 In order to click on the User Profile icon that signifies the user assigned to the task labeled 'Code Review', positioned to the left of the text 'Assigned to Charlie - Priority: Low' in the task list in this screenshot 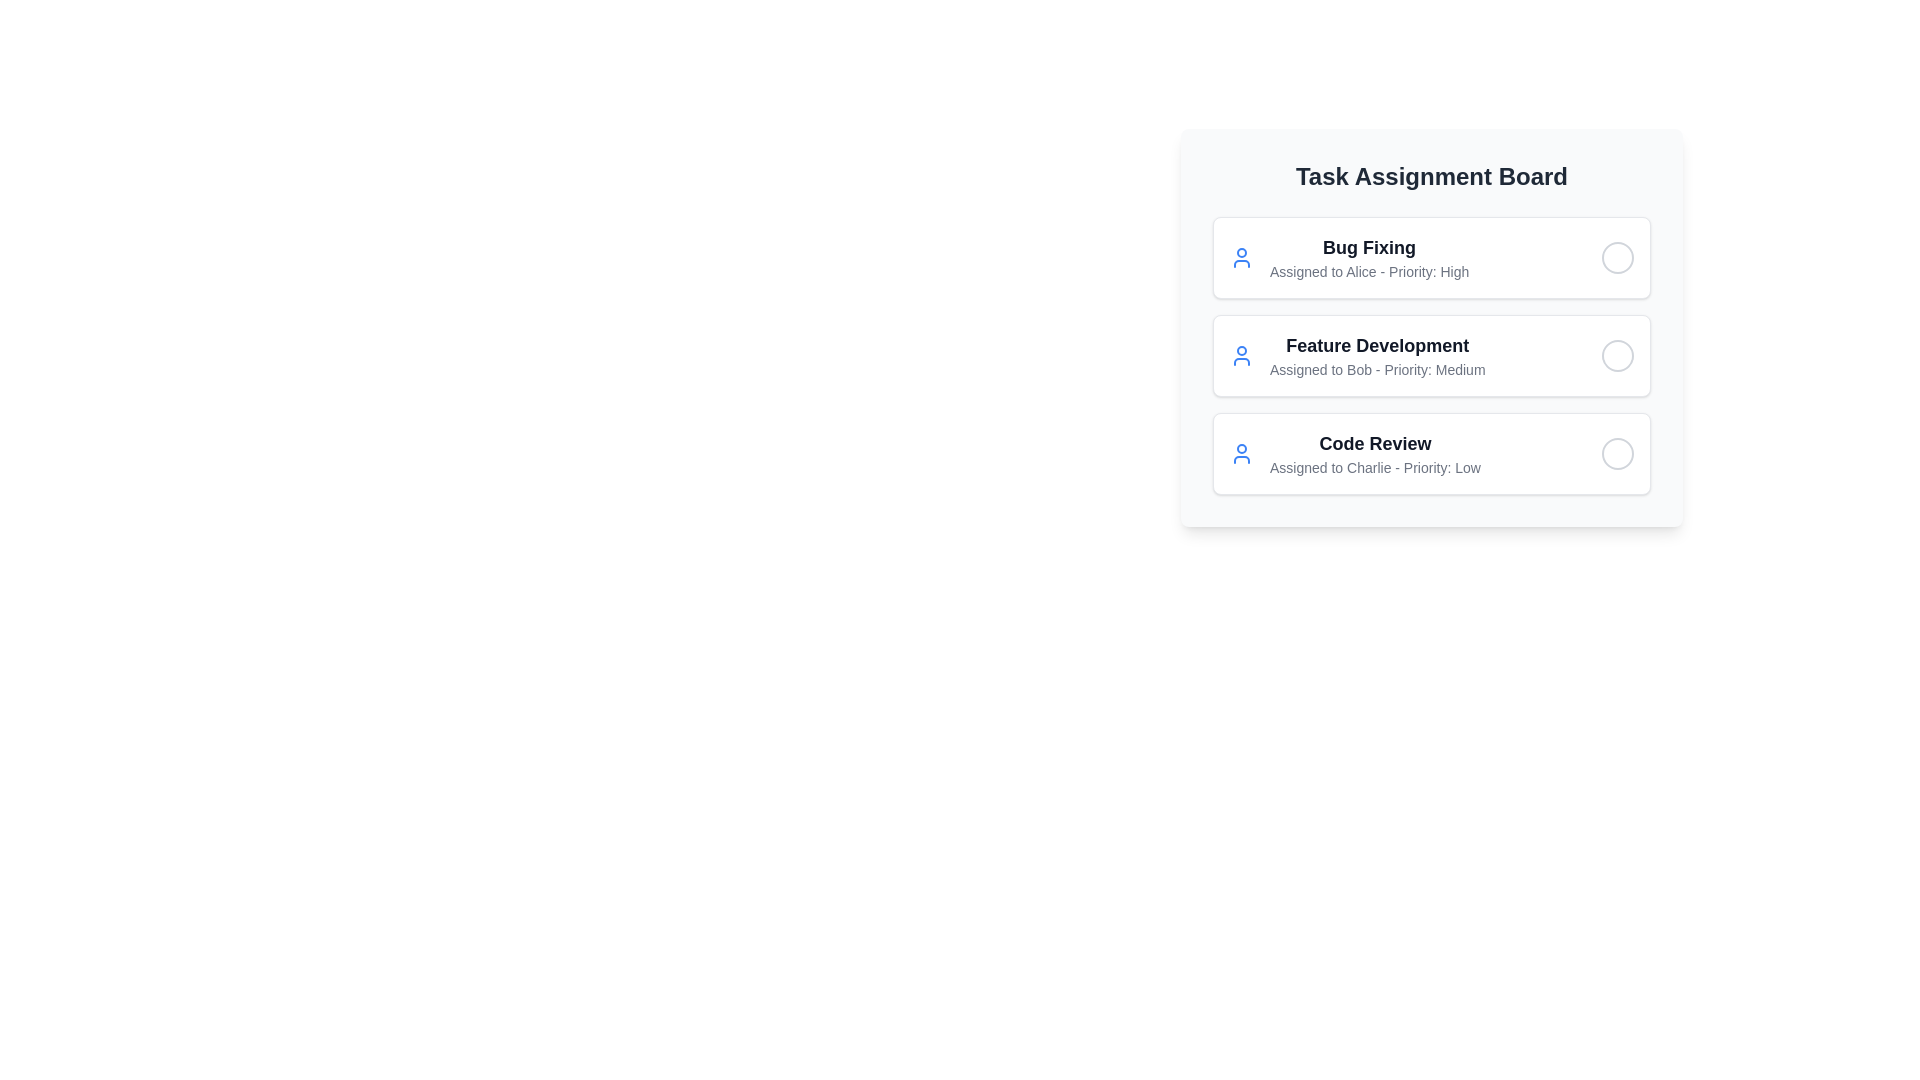, I will do `click(1241, 454)`.